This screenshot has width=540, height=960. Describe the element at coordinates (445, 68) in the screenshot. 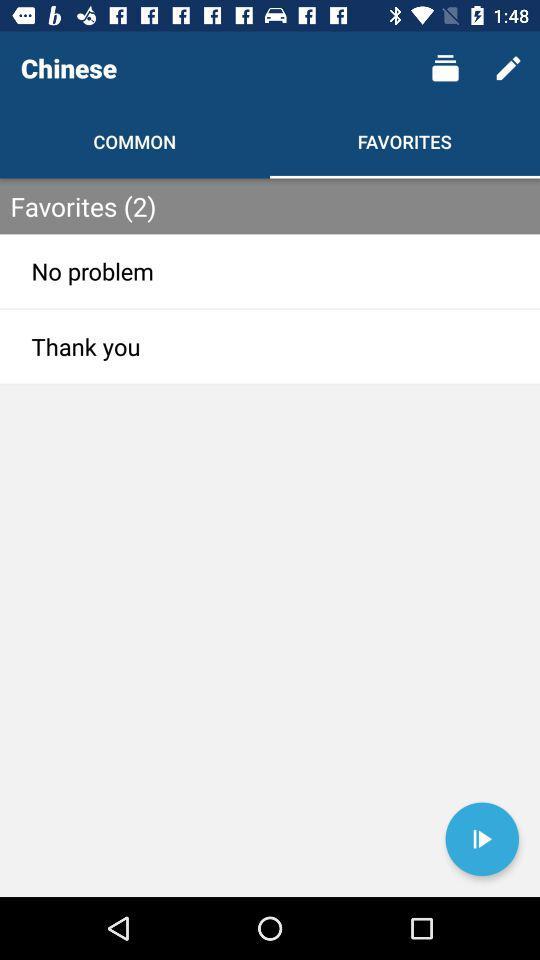

I see `the item next to chinese icon` at that location.